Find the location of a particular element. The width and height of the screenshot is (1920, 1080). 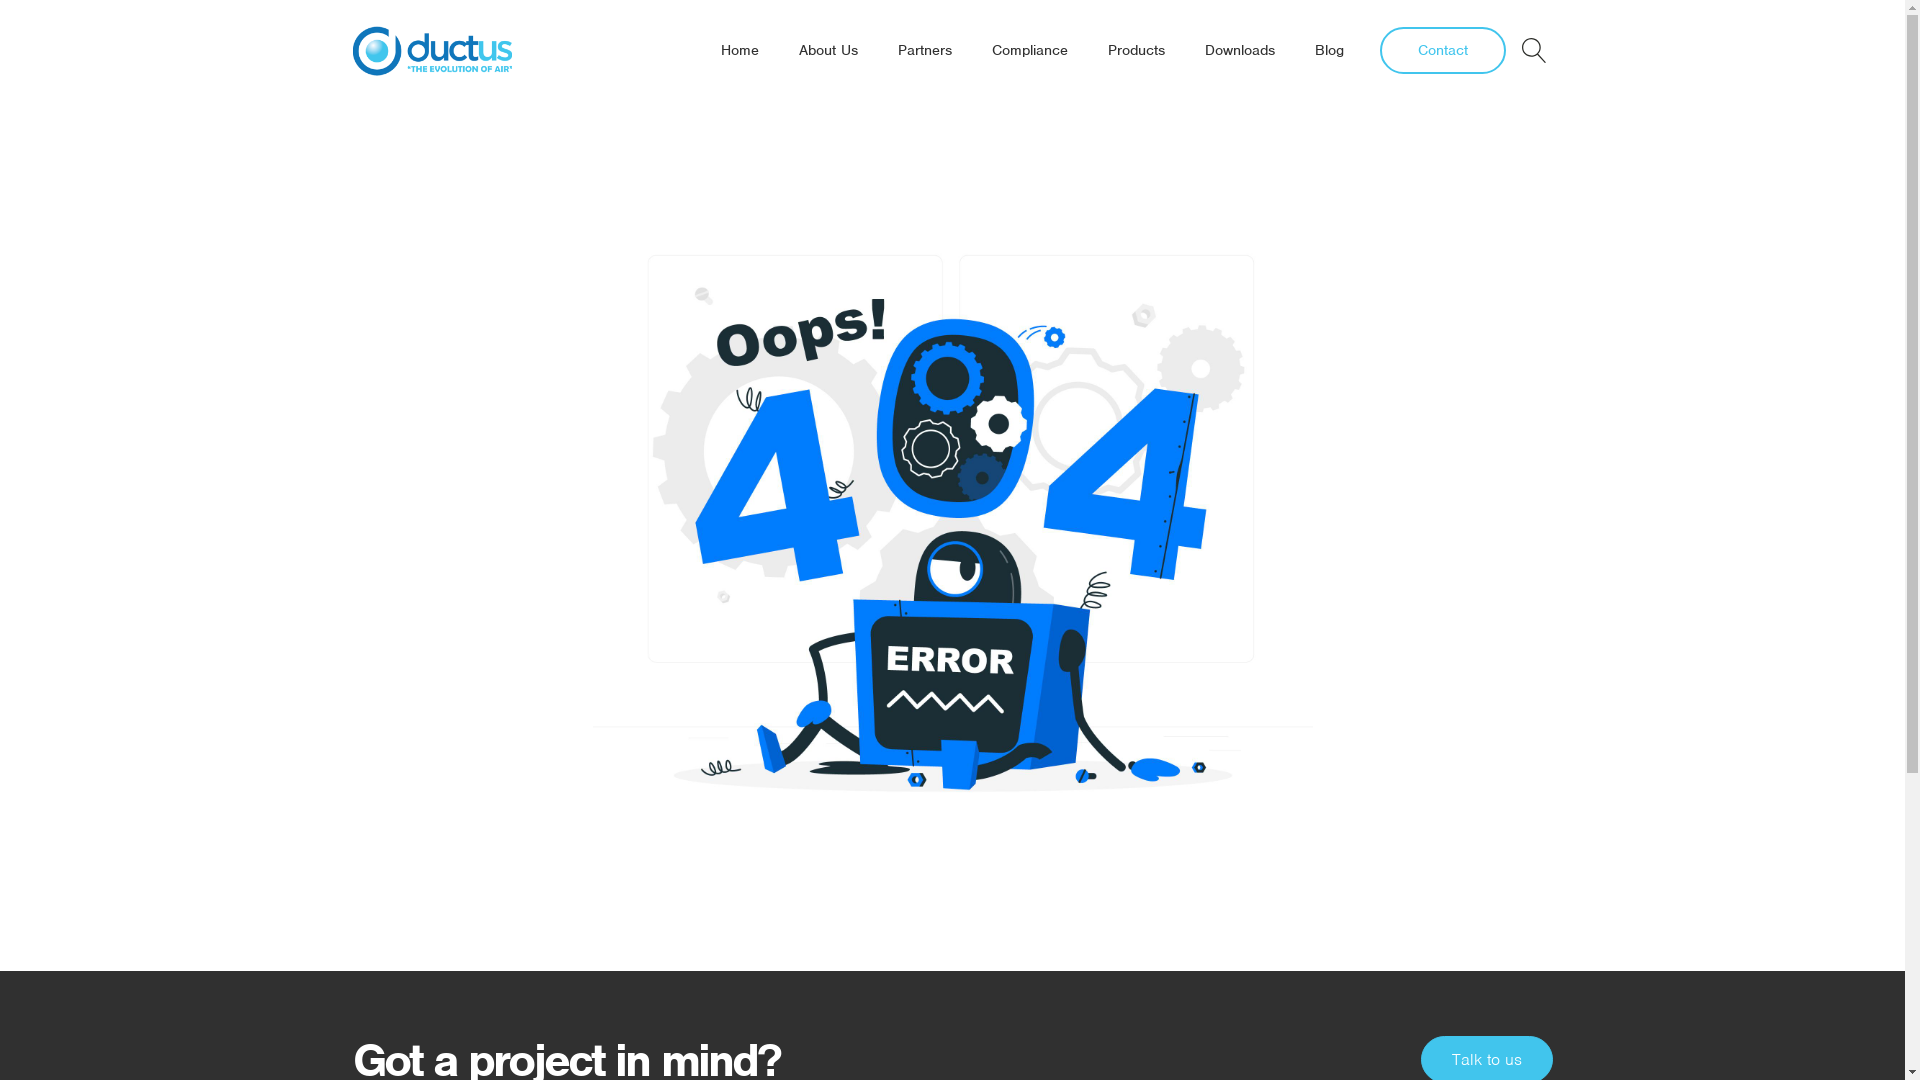

'Contact' is located at coordinates (1443, 49).